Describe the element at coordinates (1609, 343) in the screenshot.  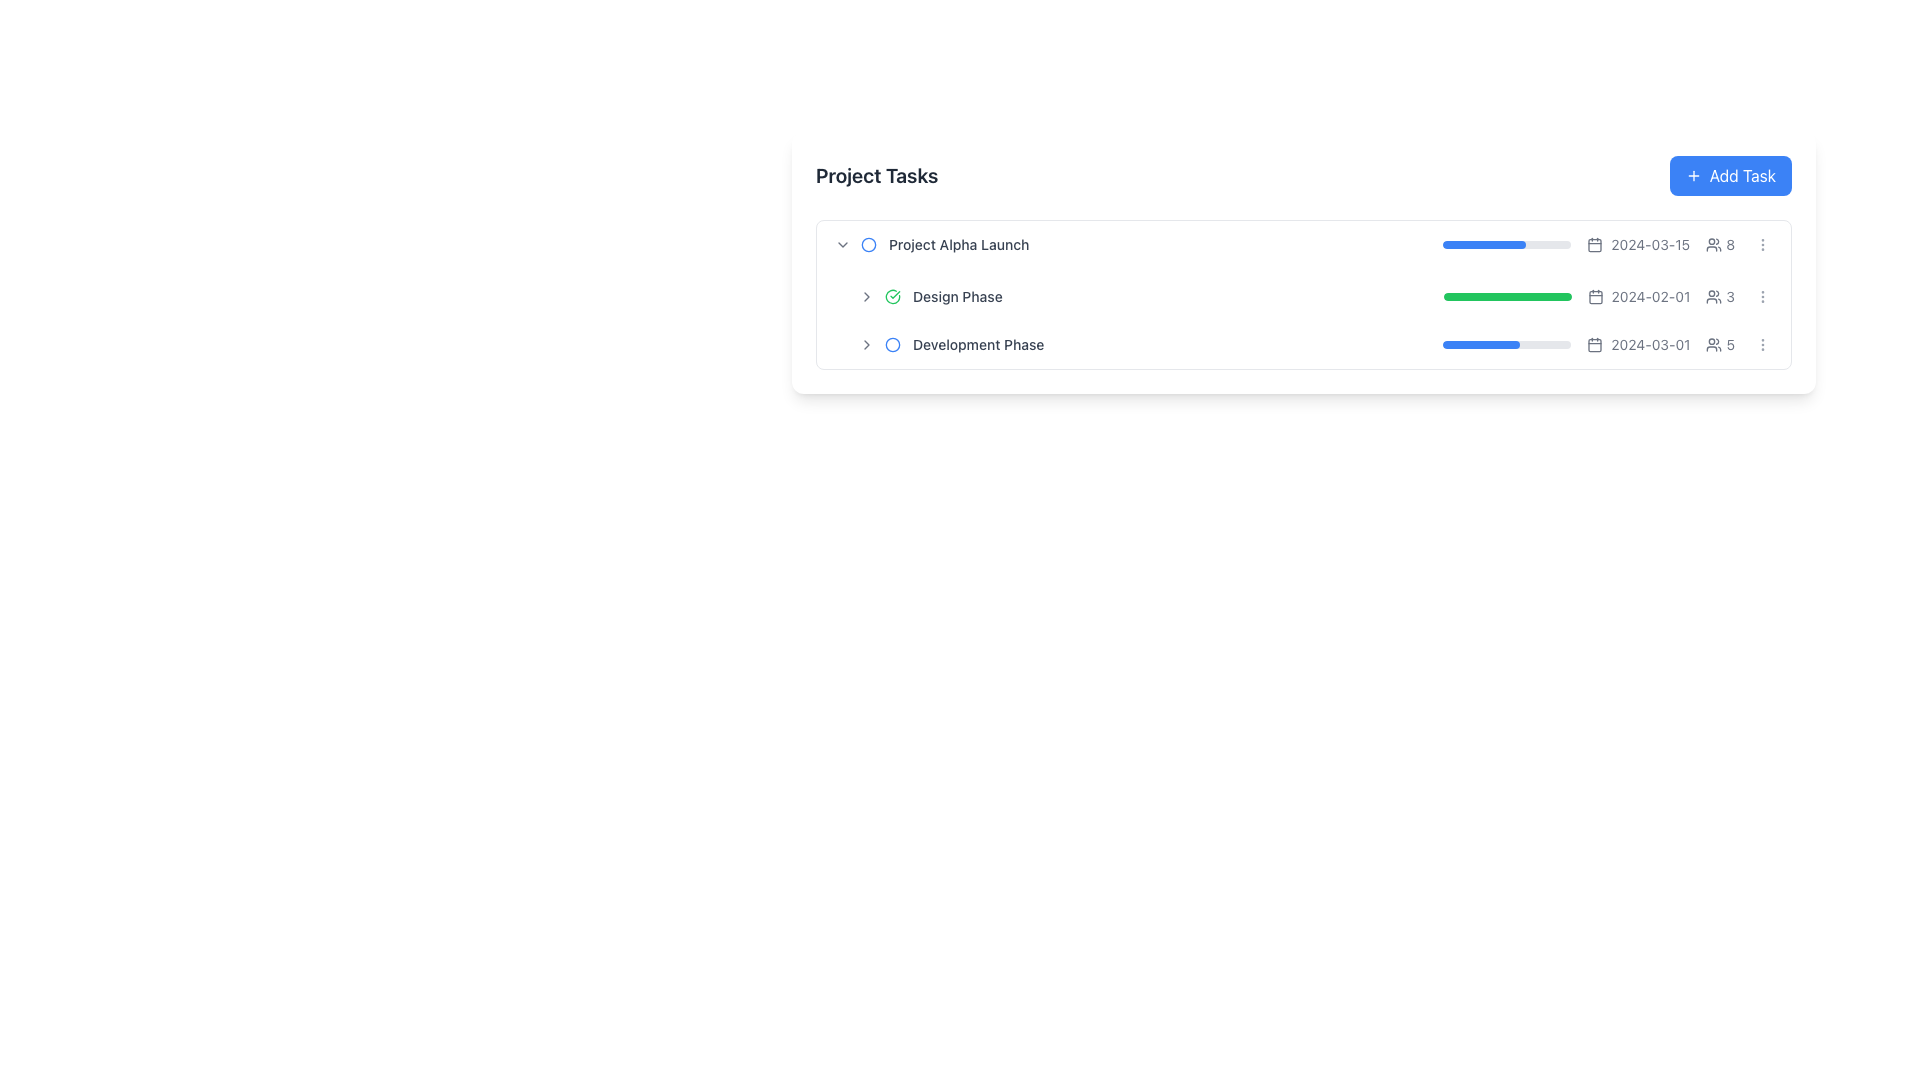
I see `the progress bar indicating the 'Development Phase' task, which is located in the third row of the task list, adjacent to the right side of the 'Development Phase' label` at that location.